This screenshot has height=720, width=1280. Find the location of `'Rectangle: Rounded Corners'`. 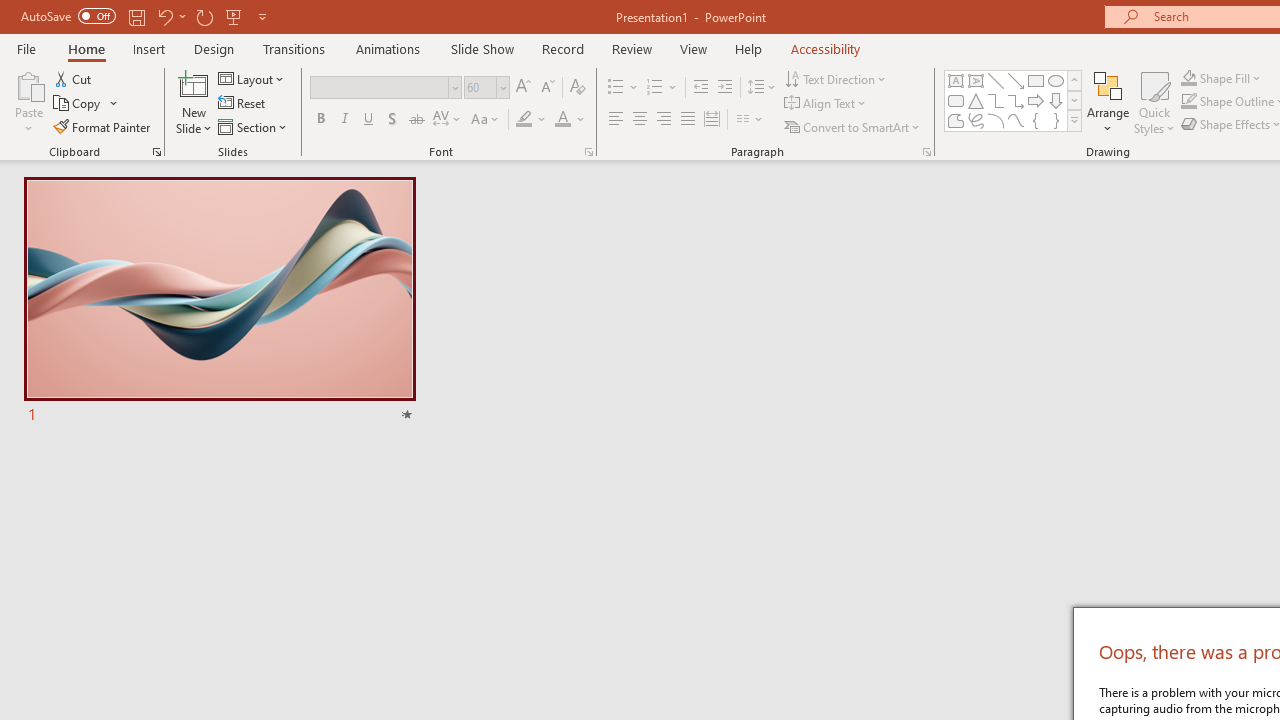

'Rectangle: Rounded Corners' is located at coordinates (955, 100).